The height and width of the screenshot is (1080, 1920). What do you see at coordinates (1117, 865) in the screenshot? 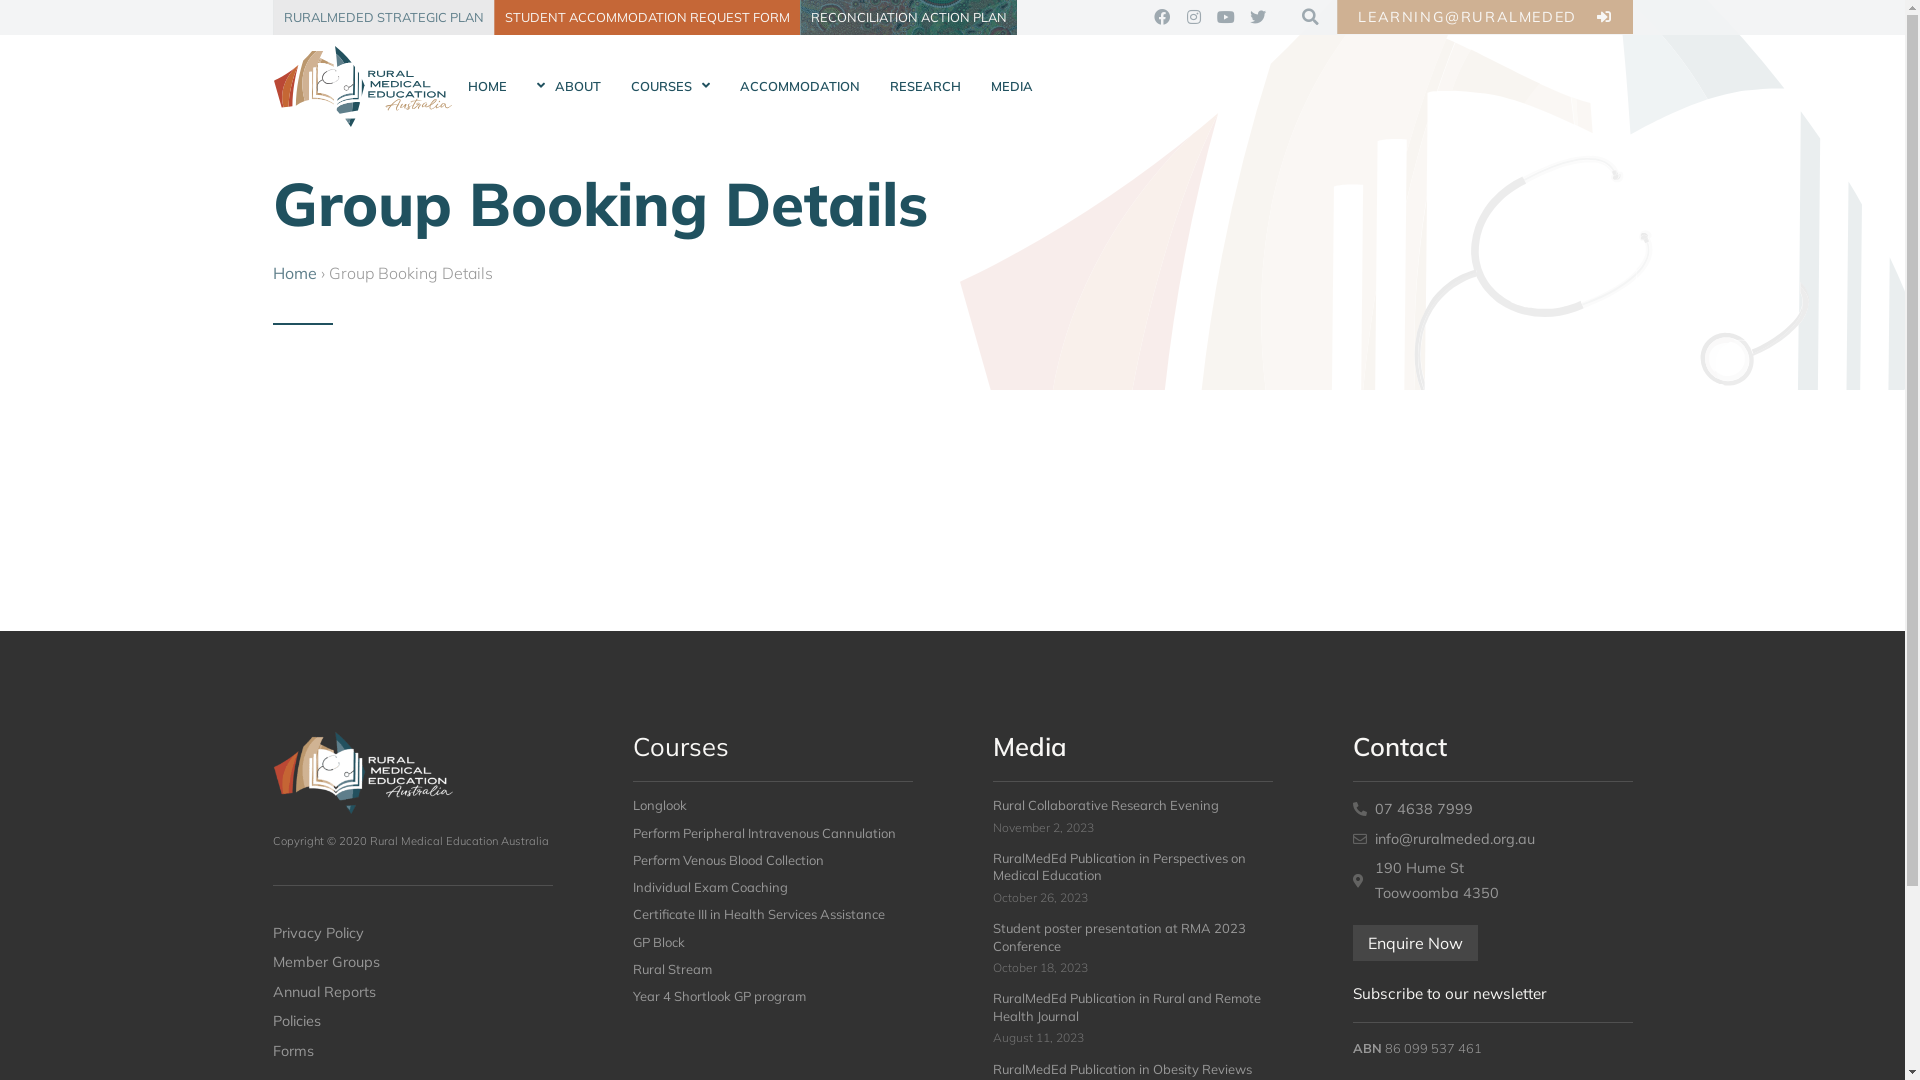
I see `'RuralMedEd Publication in Perspectives on Medical Education'` at bounding box center [1117, 865].